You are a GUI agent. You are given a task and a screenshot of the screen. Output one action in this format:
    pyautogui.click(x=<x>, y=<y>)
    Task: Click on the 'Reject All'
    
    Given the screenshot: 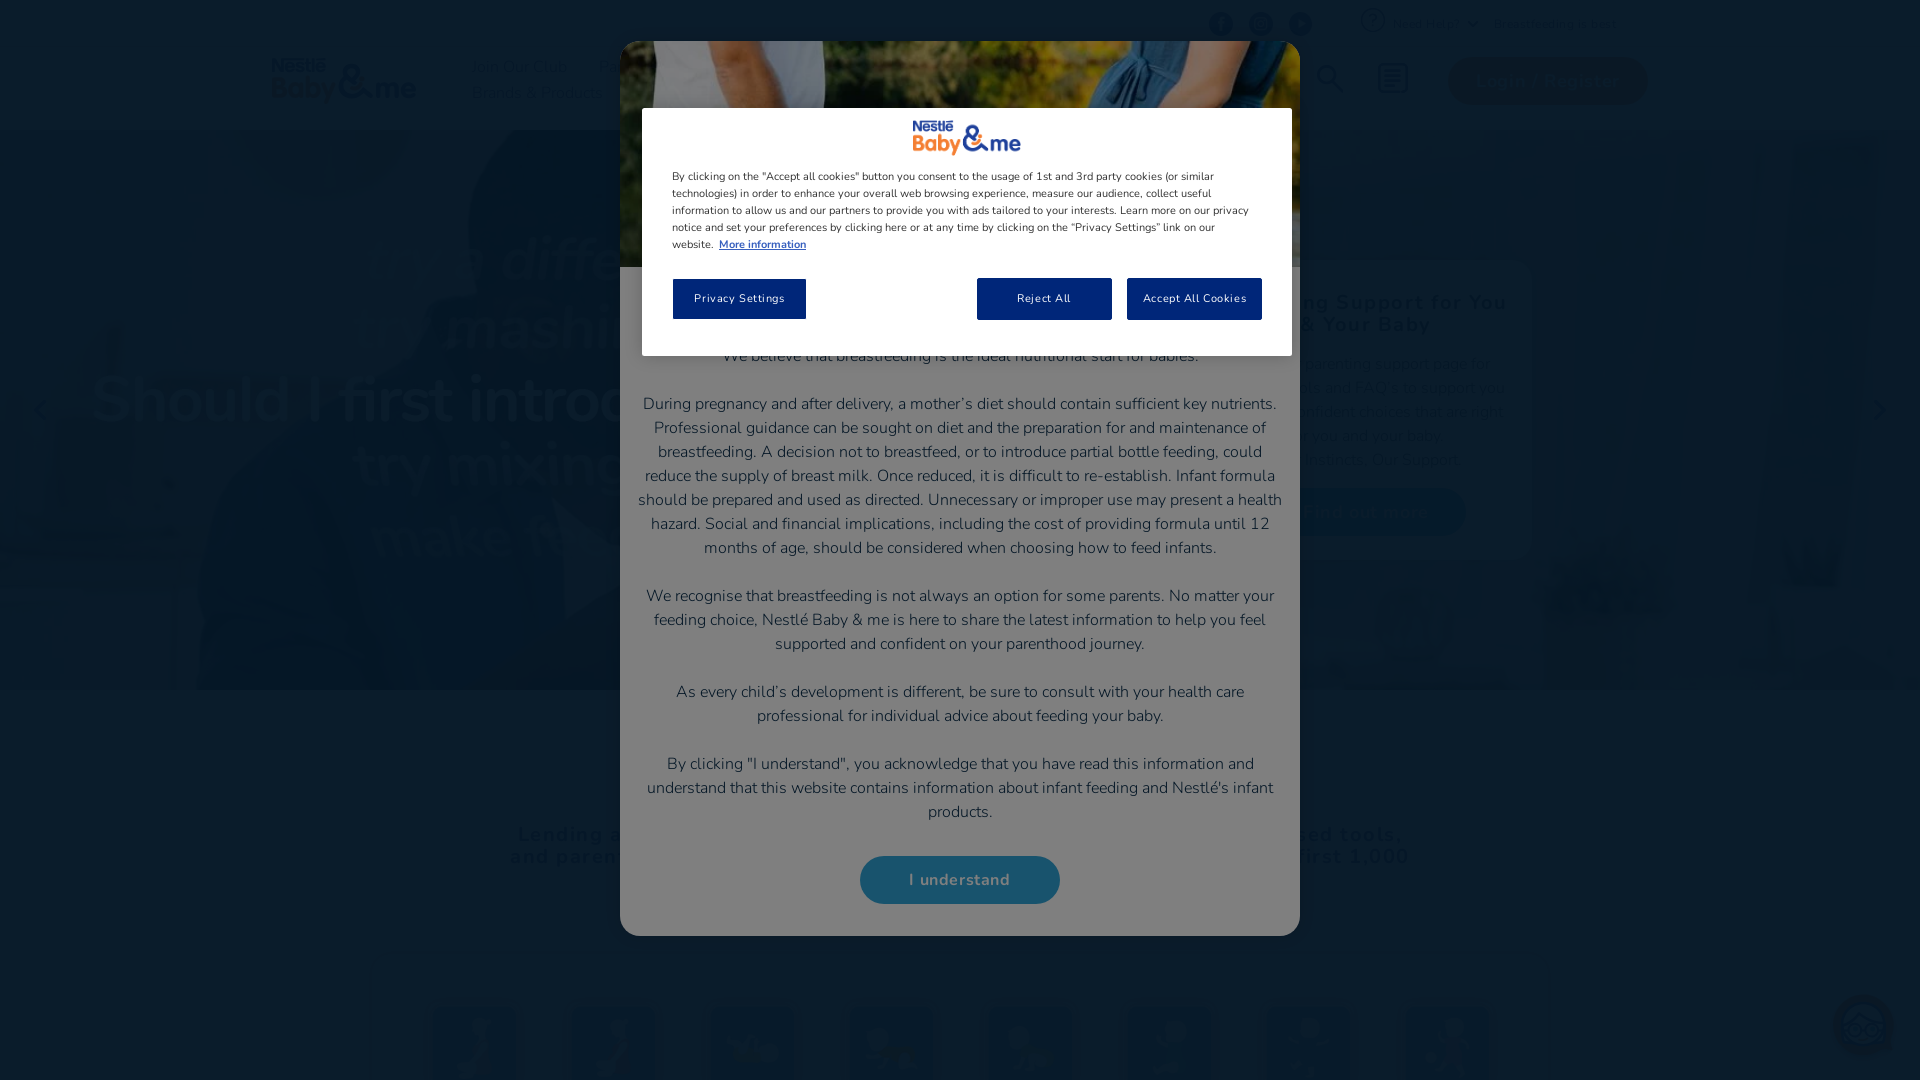 What is the action you would take?
    pyautogui.click(x=1043, y=299)
    